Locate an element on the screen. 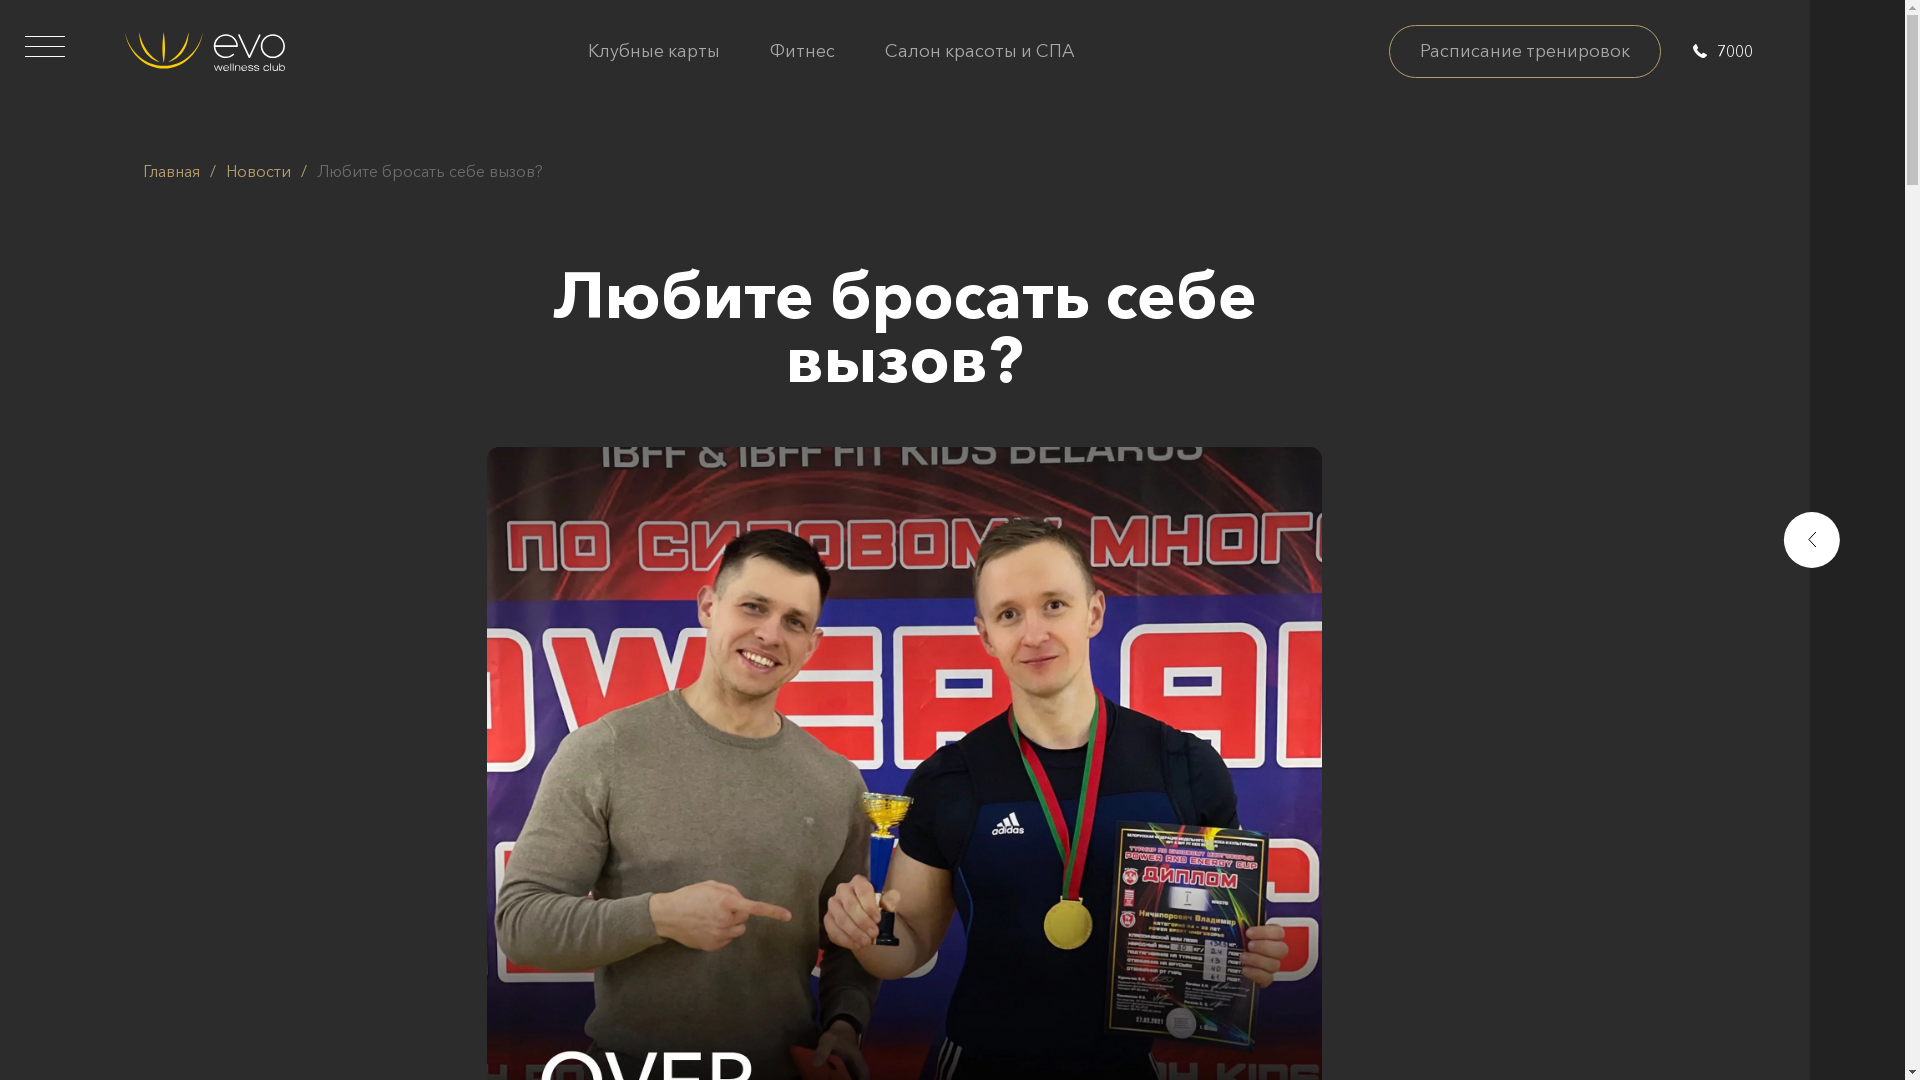 This screenshot has width=1920, height=1080. '7000' is located at coordinates (1722, 49).